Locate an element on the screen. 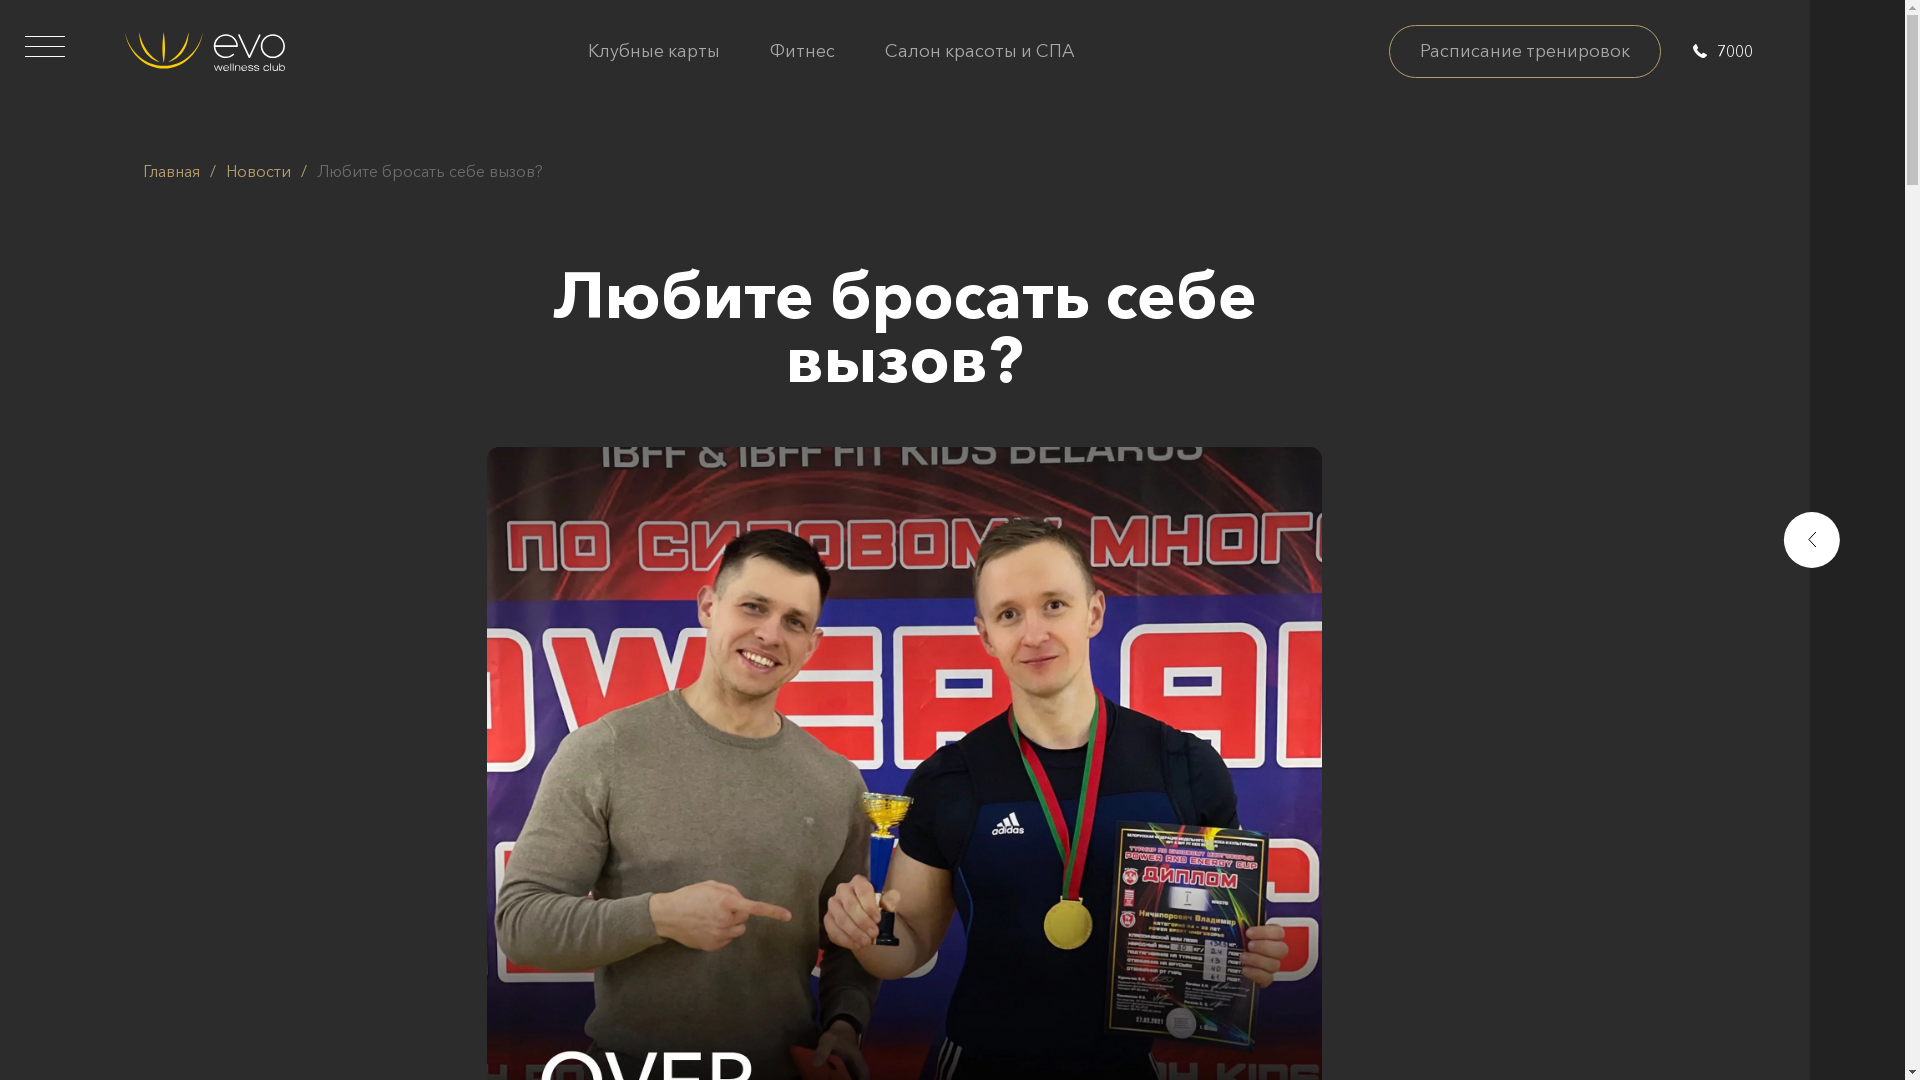 This screenshot has width=1920, height=1080. '7000' is located at coordinates (1722, 49).